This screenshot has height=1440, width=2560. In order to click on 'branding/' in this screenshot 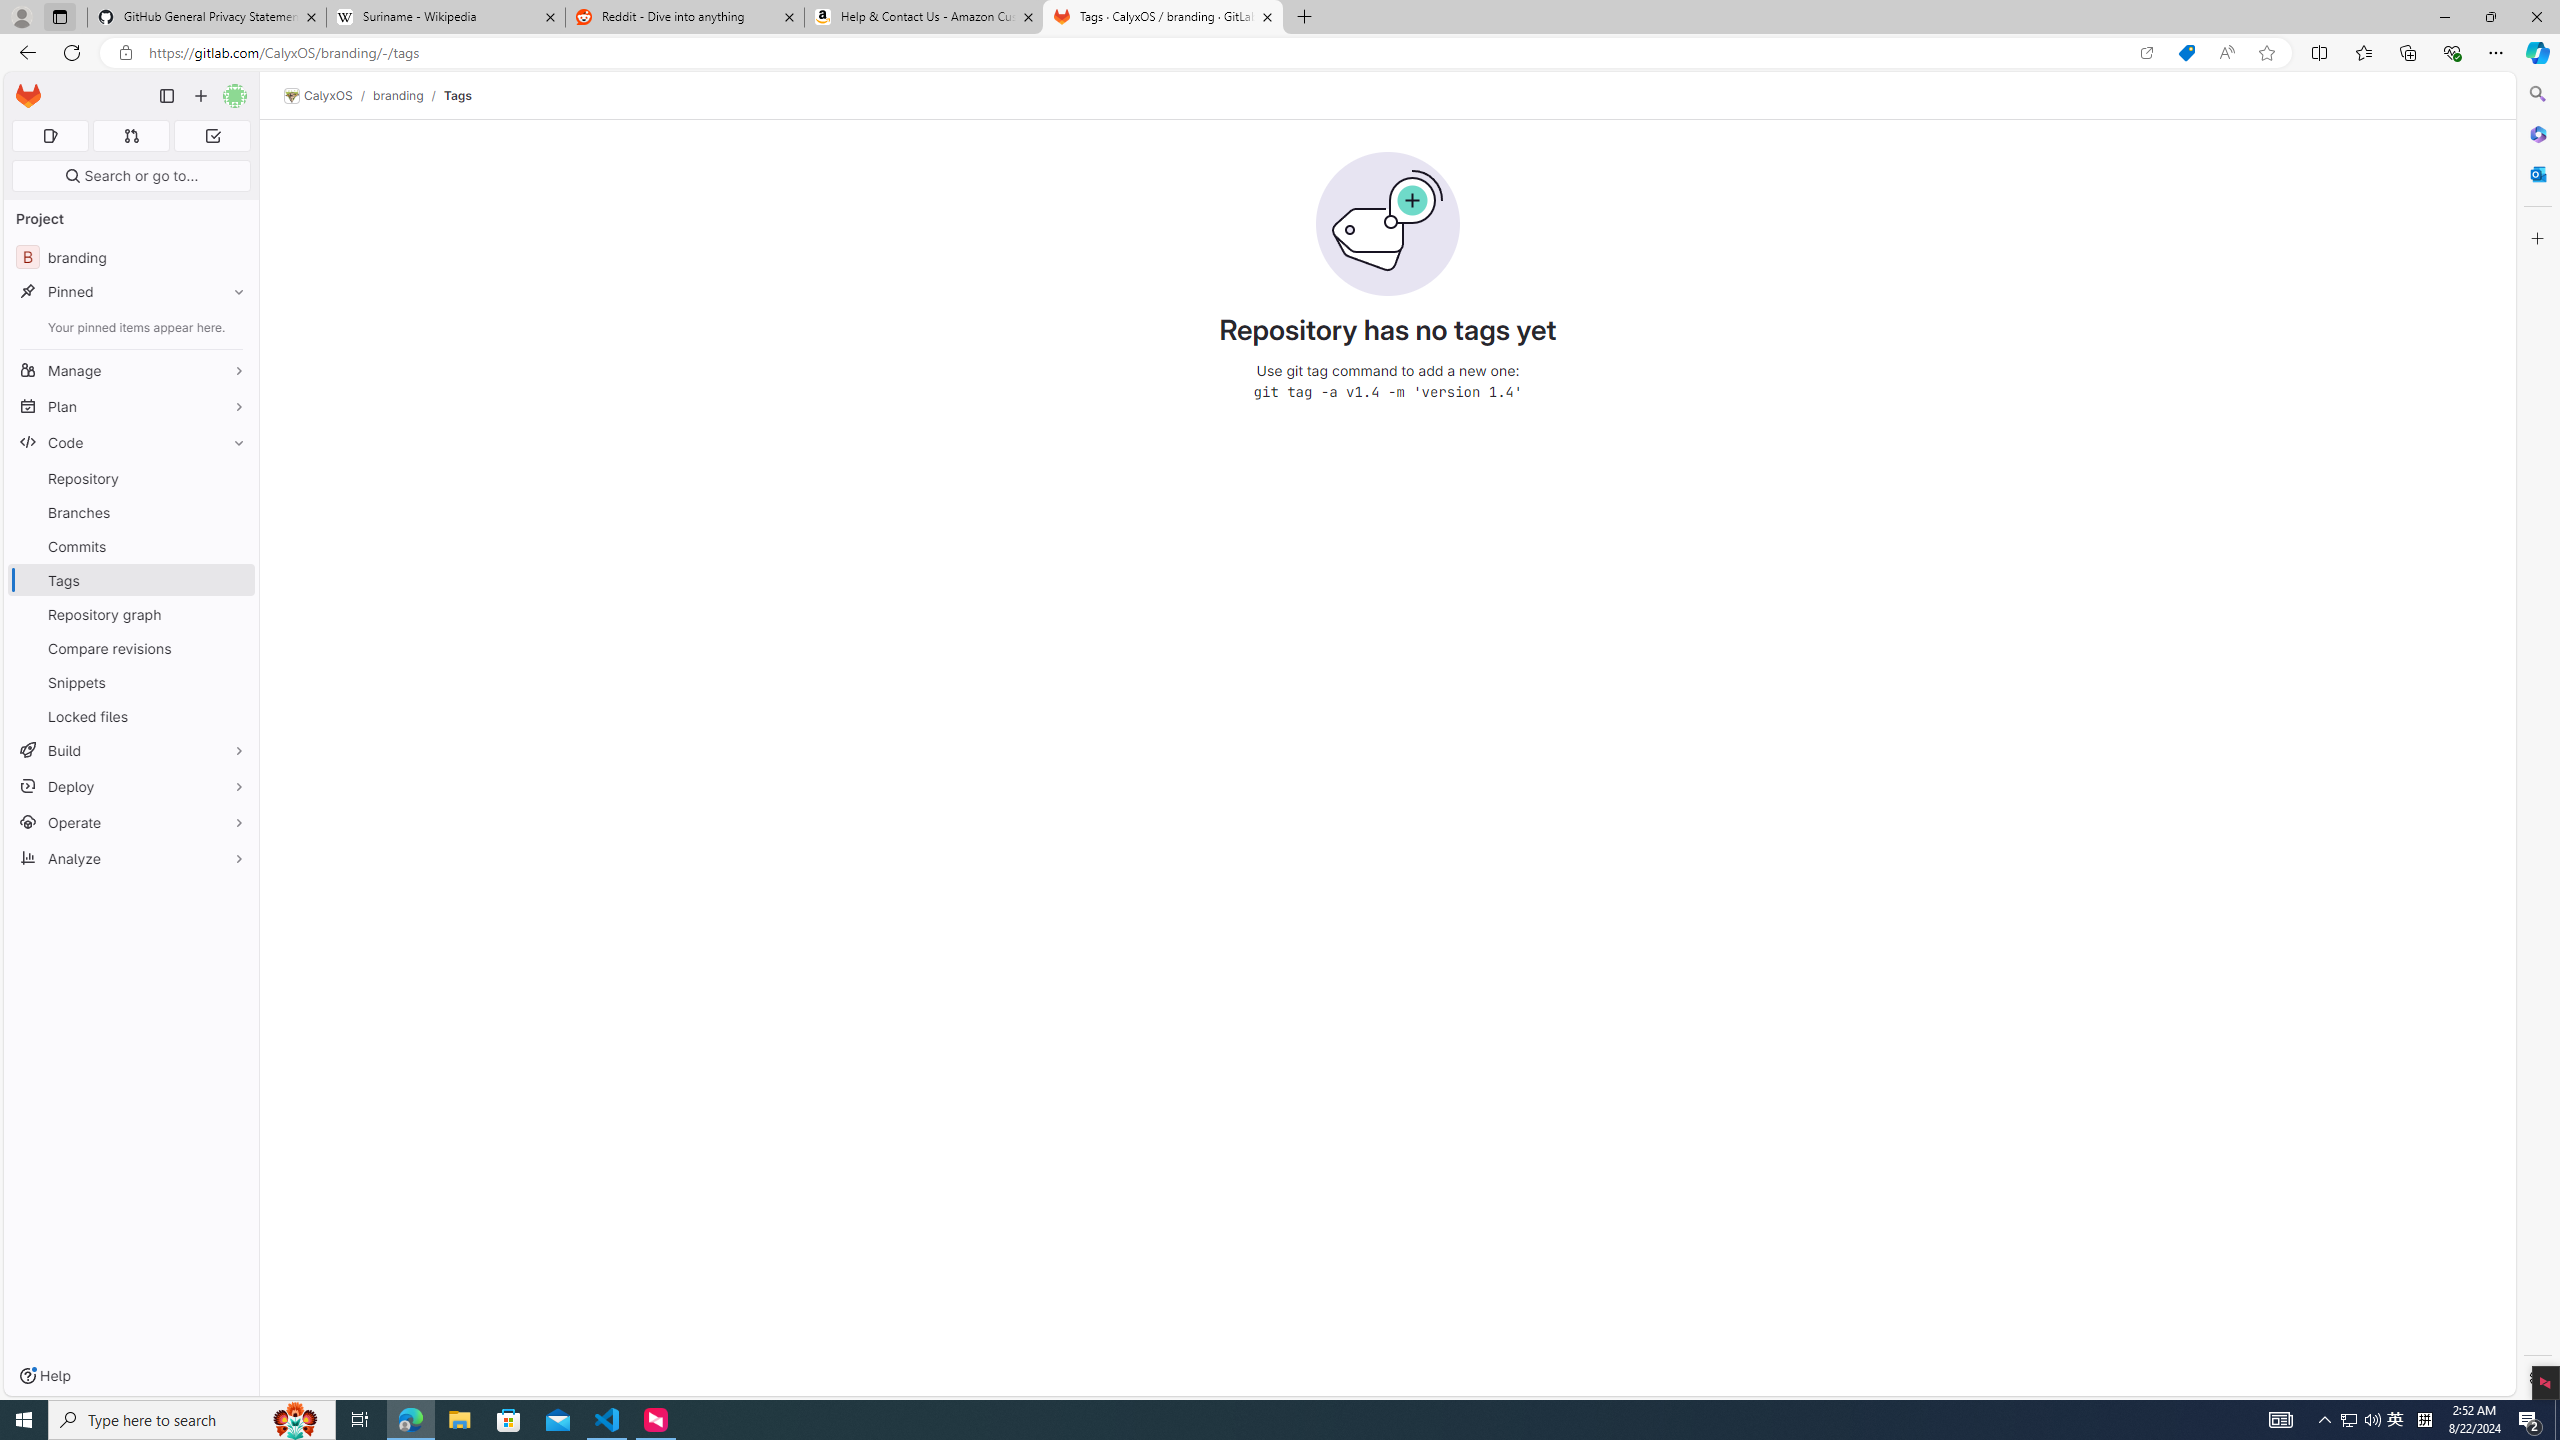, I will do `click(407, 95)`.